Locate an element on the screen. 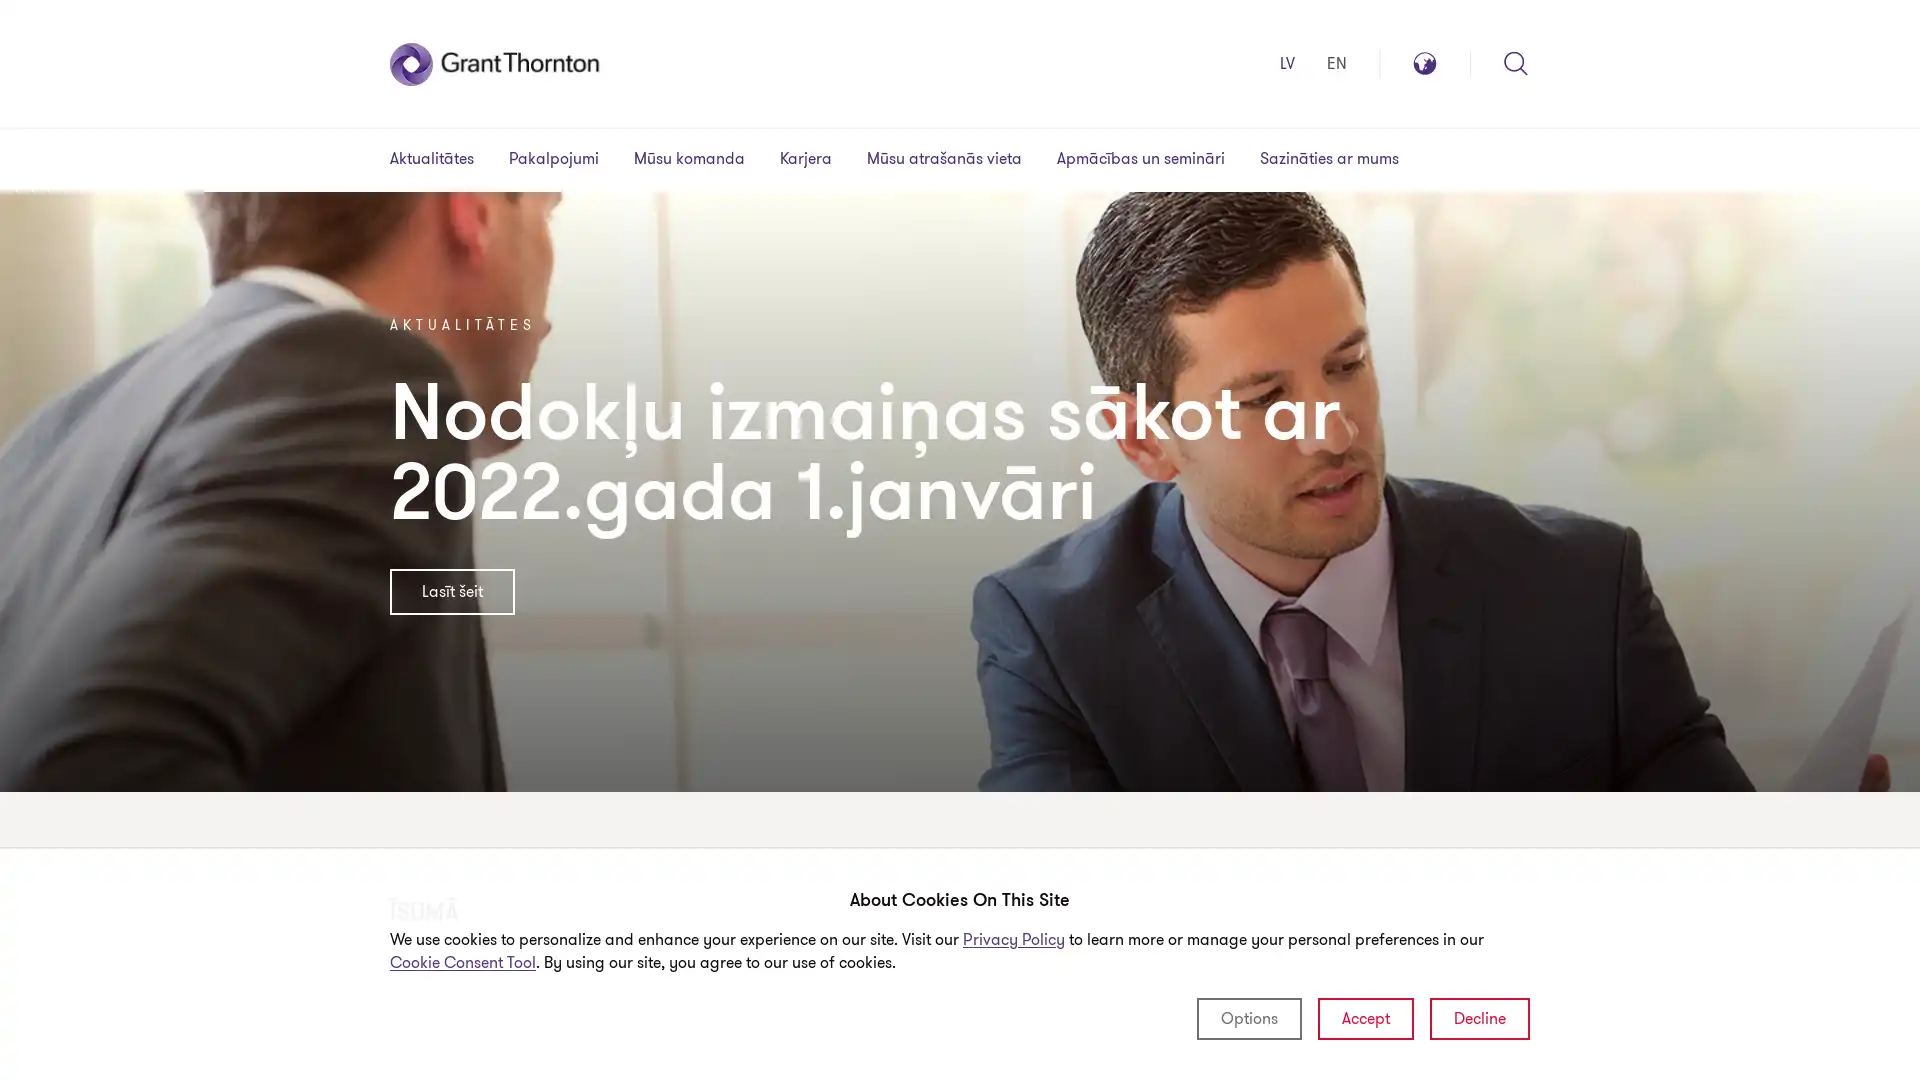  Decline is located at coordinates (1479, 1018).